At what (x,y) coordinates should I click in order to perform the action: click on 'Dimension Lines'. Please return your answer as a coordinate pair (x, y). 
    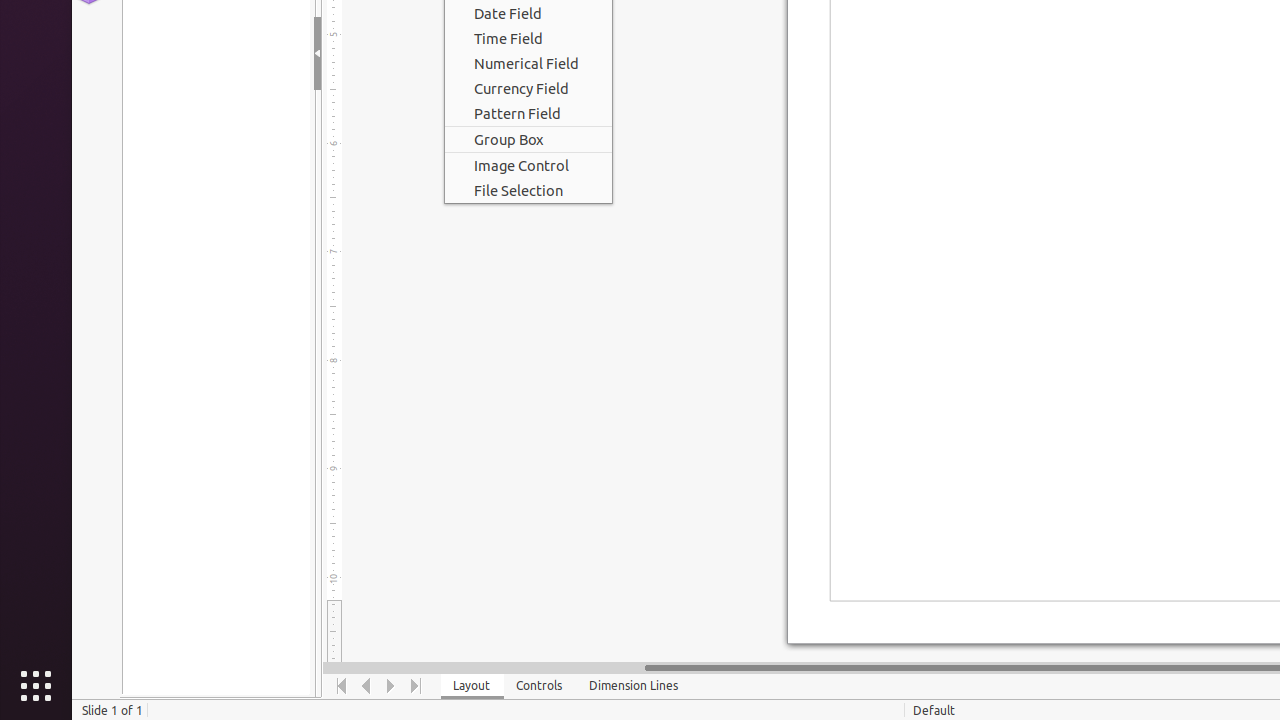
    Looking at the image, I should click on (633, 685).